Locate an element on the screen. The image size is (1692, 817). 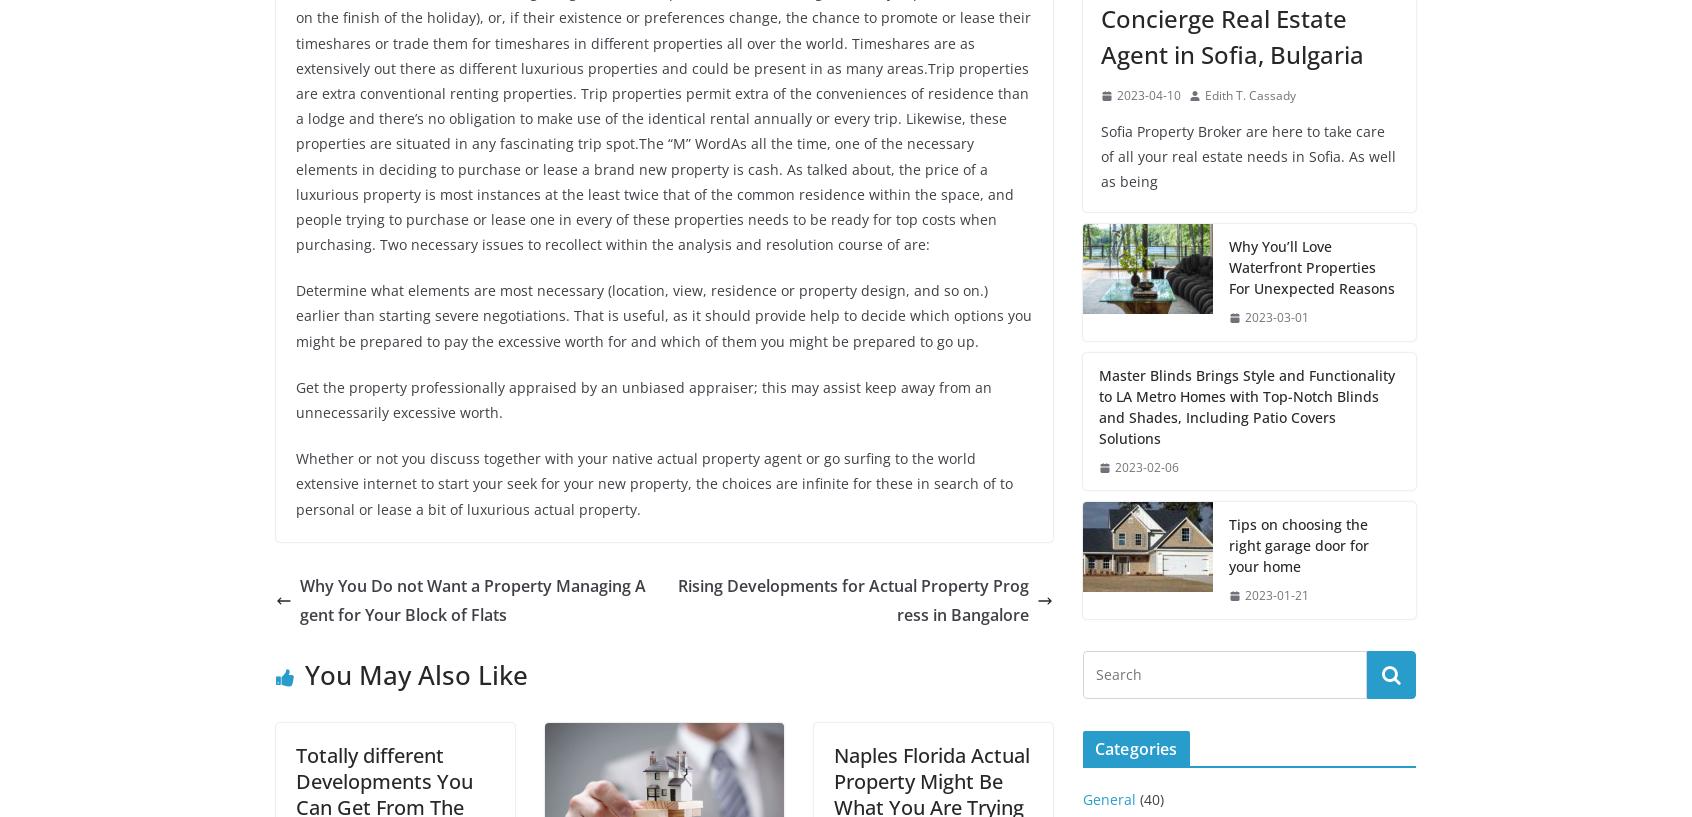
'General' is located at coordinates (1109, 799).